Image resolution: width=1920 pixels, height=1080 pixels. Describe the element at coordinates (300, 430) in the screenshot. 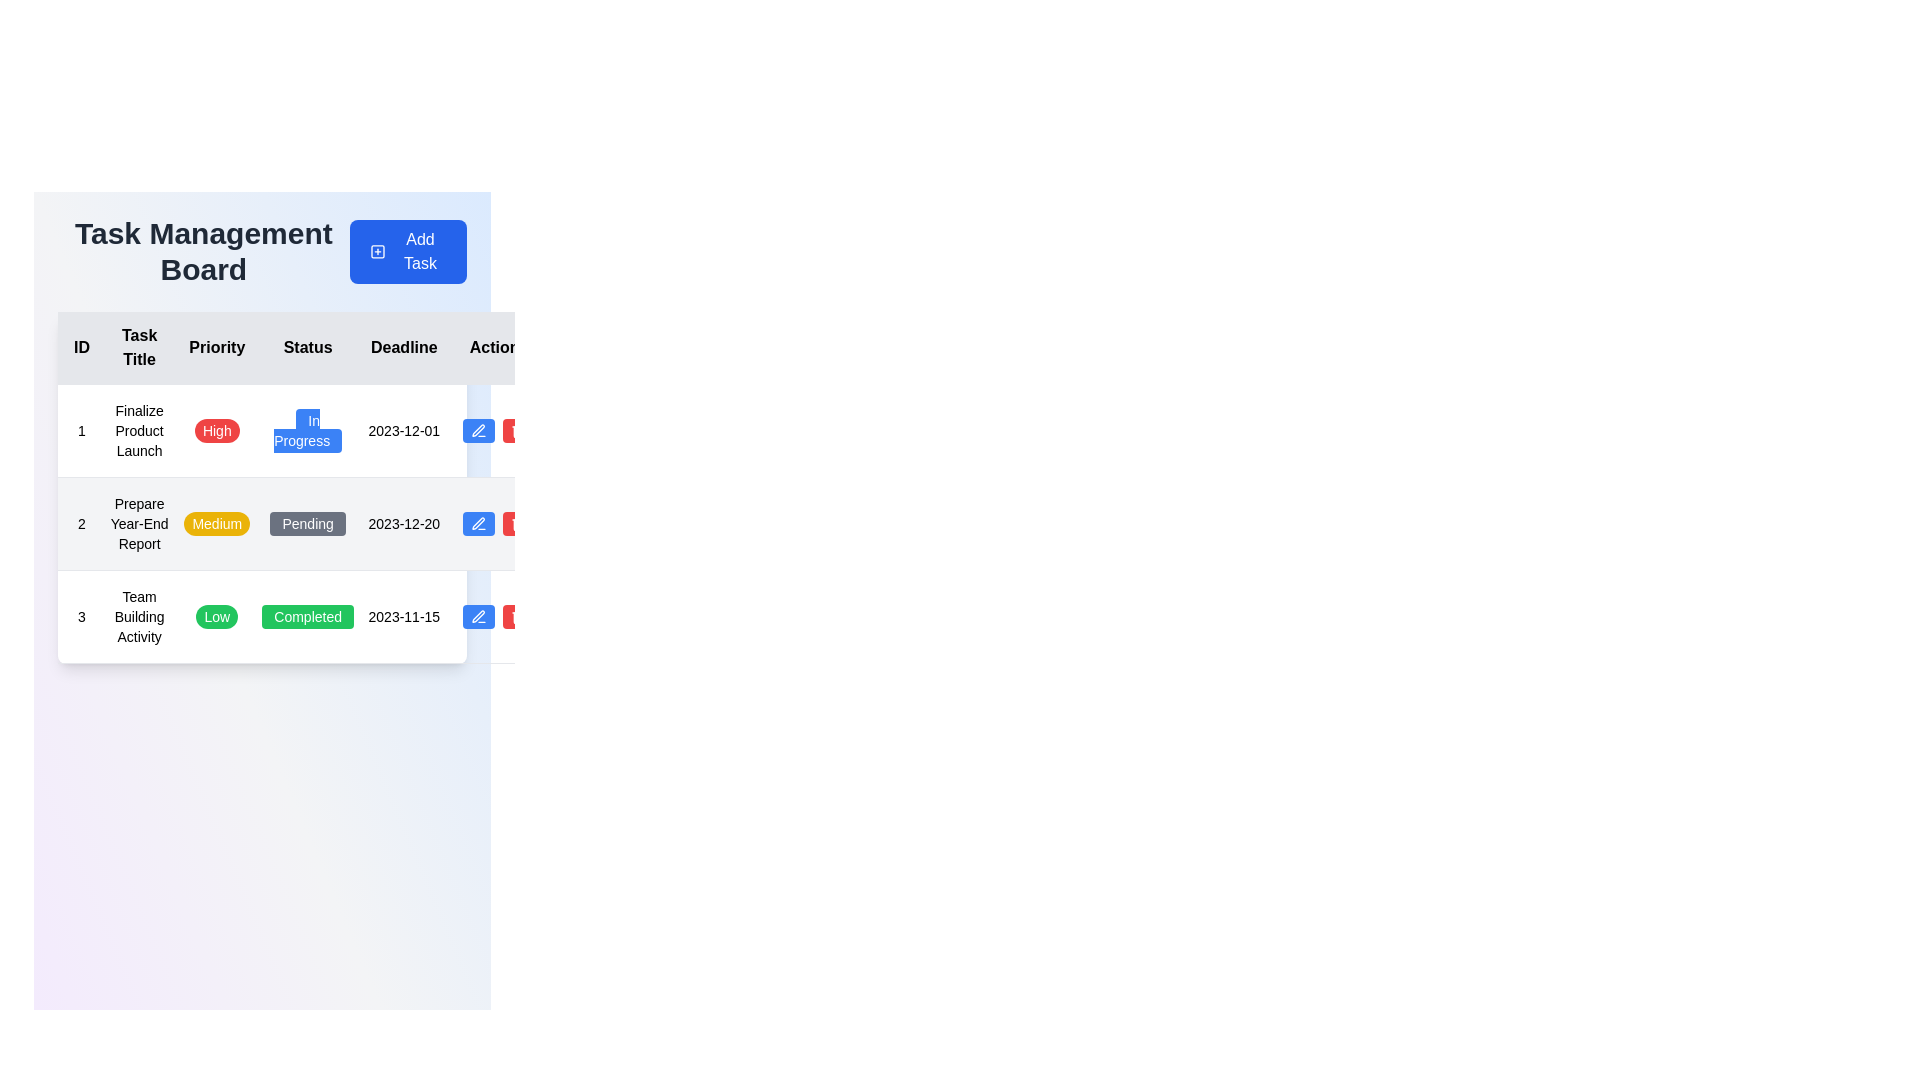

I see `the task row titled 'Finalize Product Launch'` at that location.